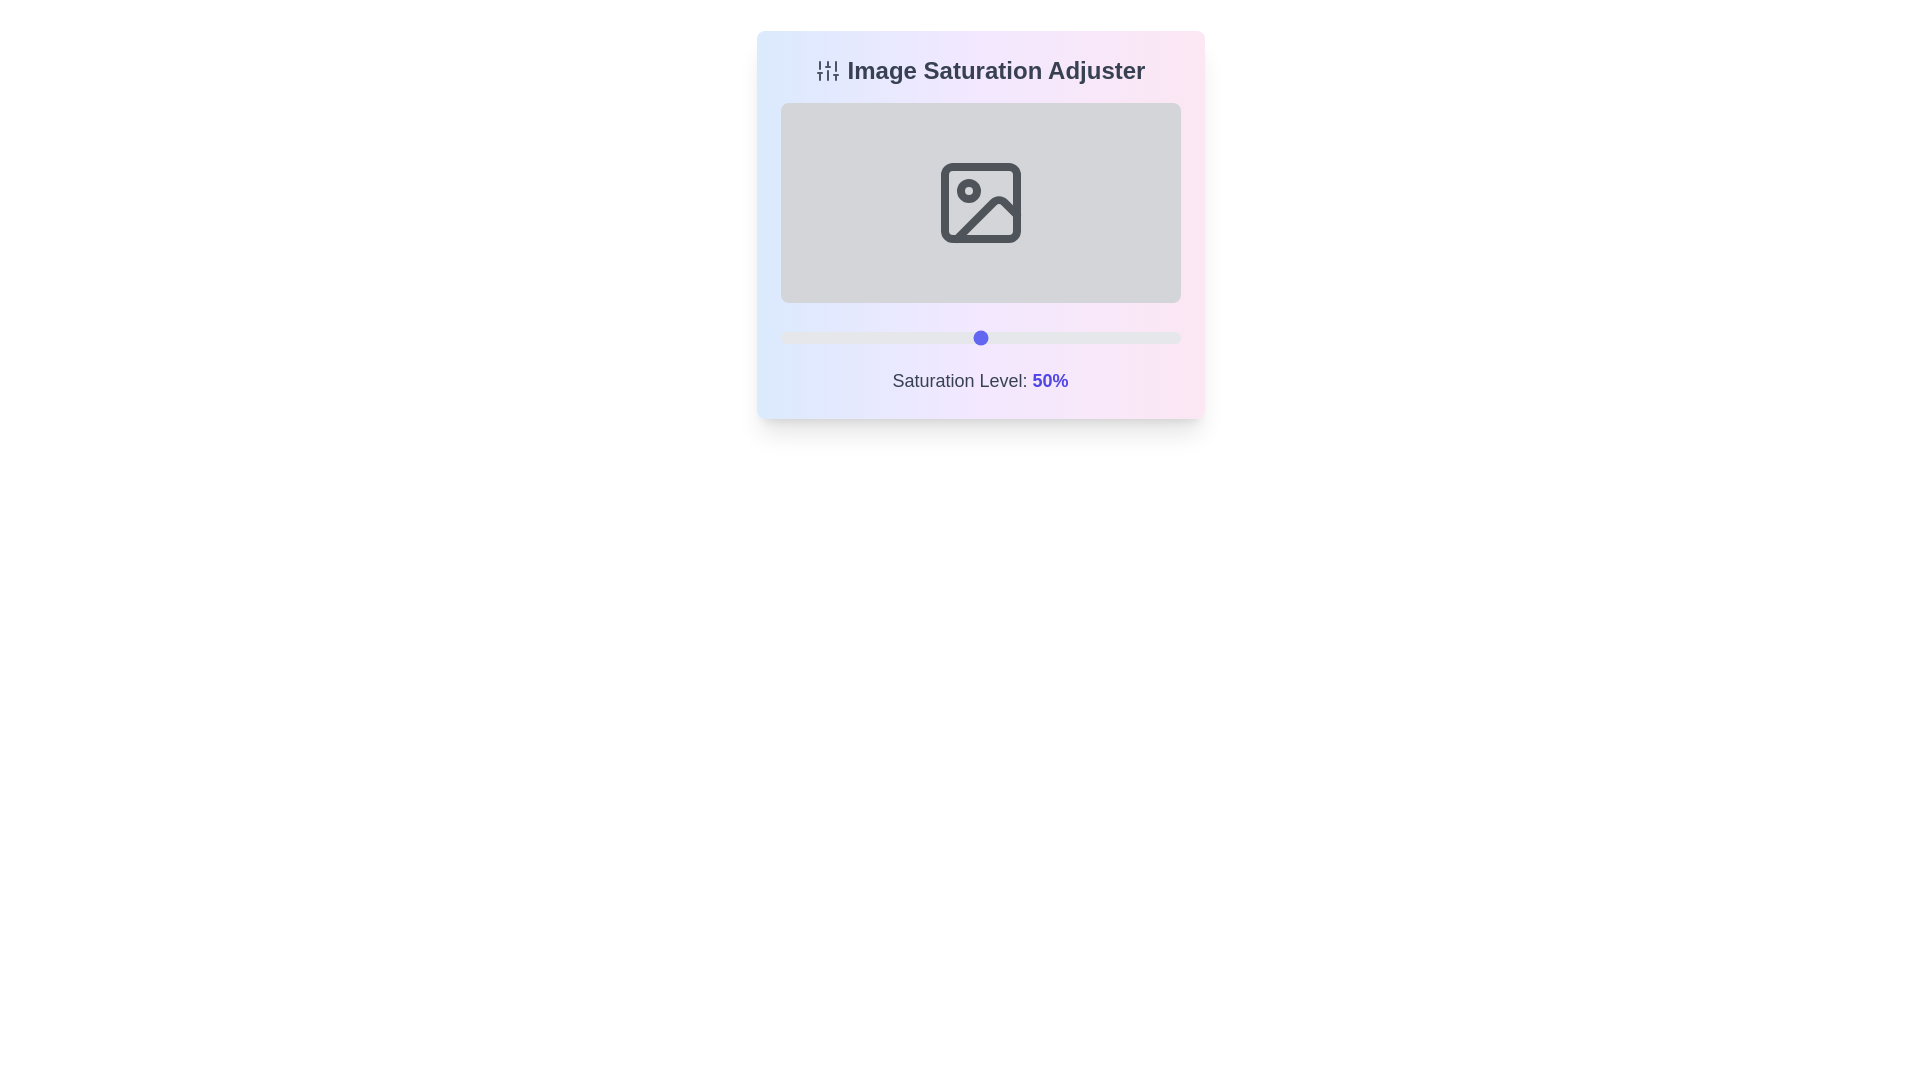  Describe the element at coordinates (899, 337) in the screenshot. I see `the saturation level to 30% by interacting with the slider` at that location.